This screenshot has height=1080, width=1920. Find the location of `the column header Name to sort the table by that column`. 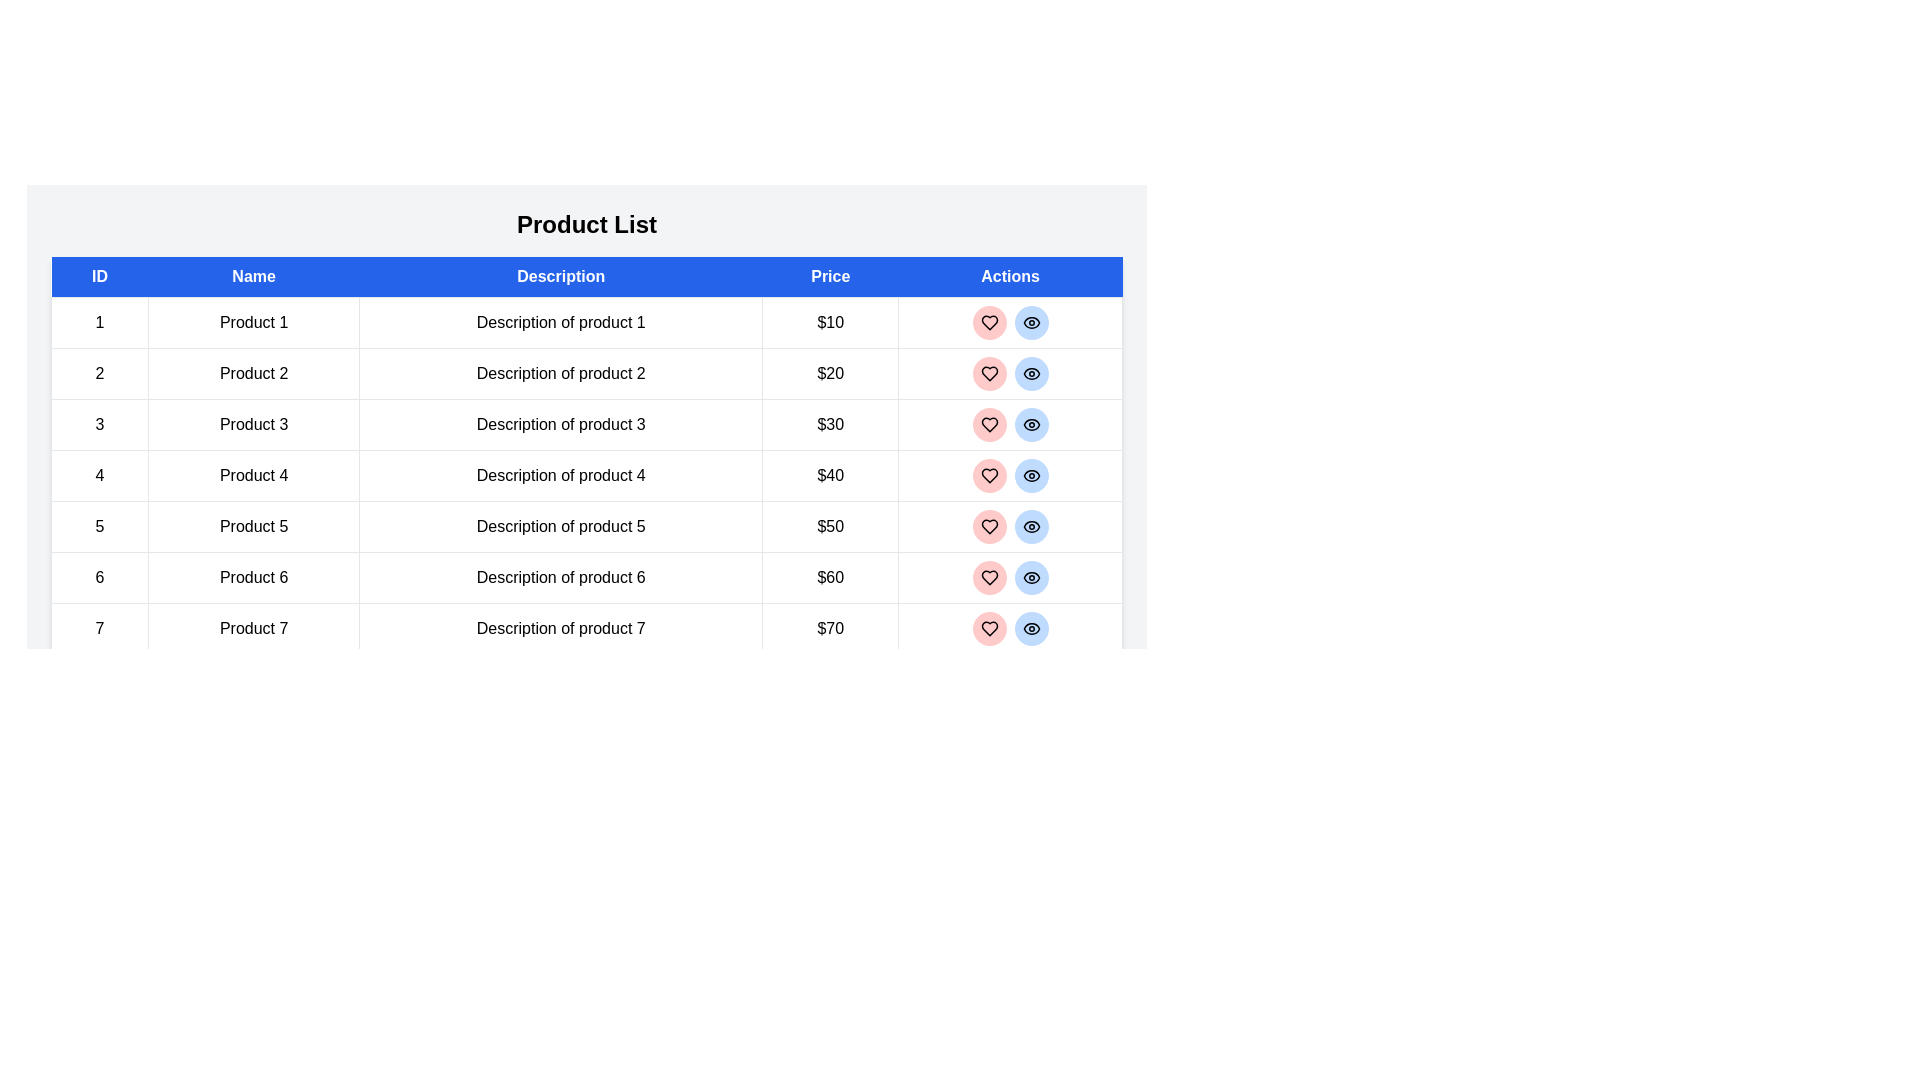

the column header Name to sort the table by that column is located at coordinates (253, 277).